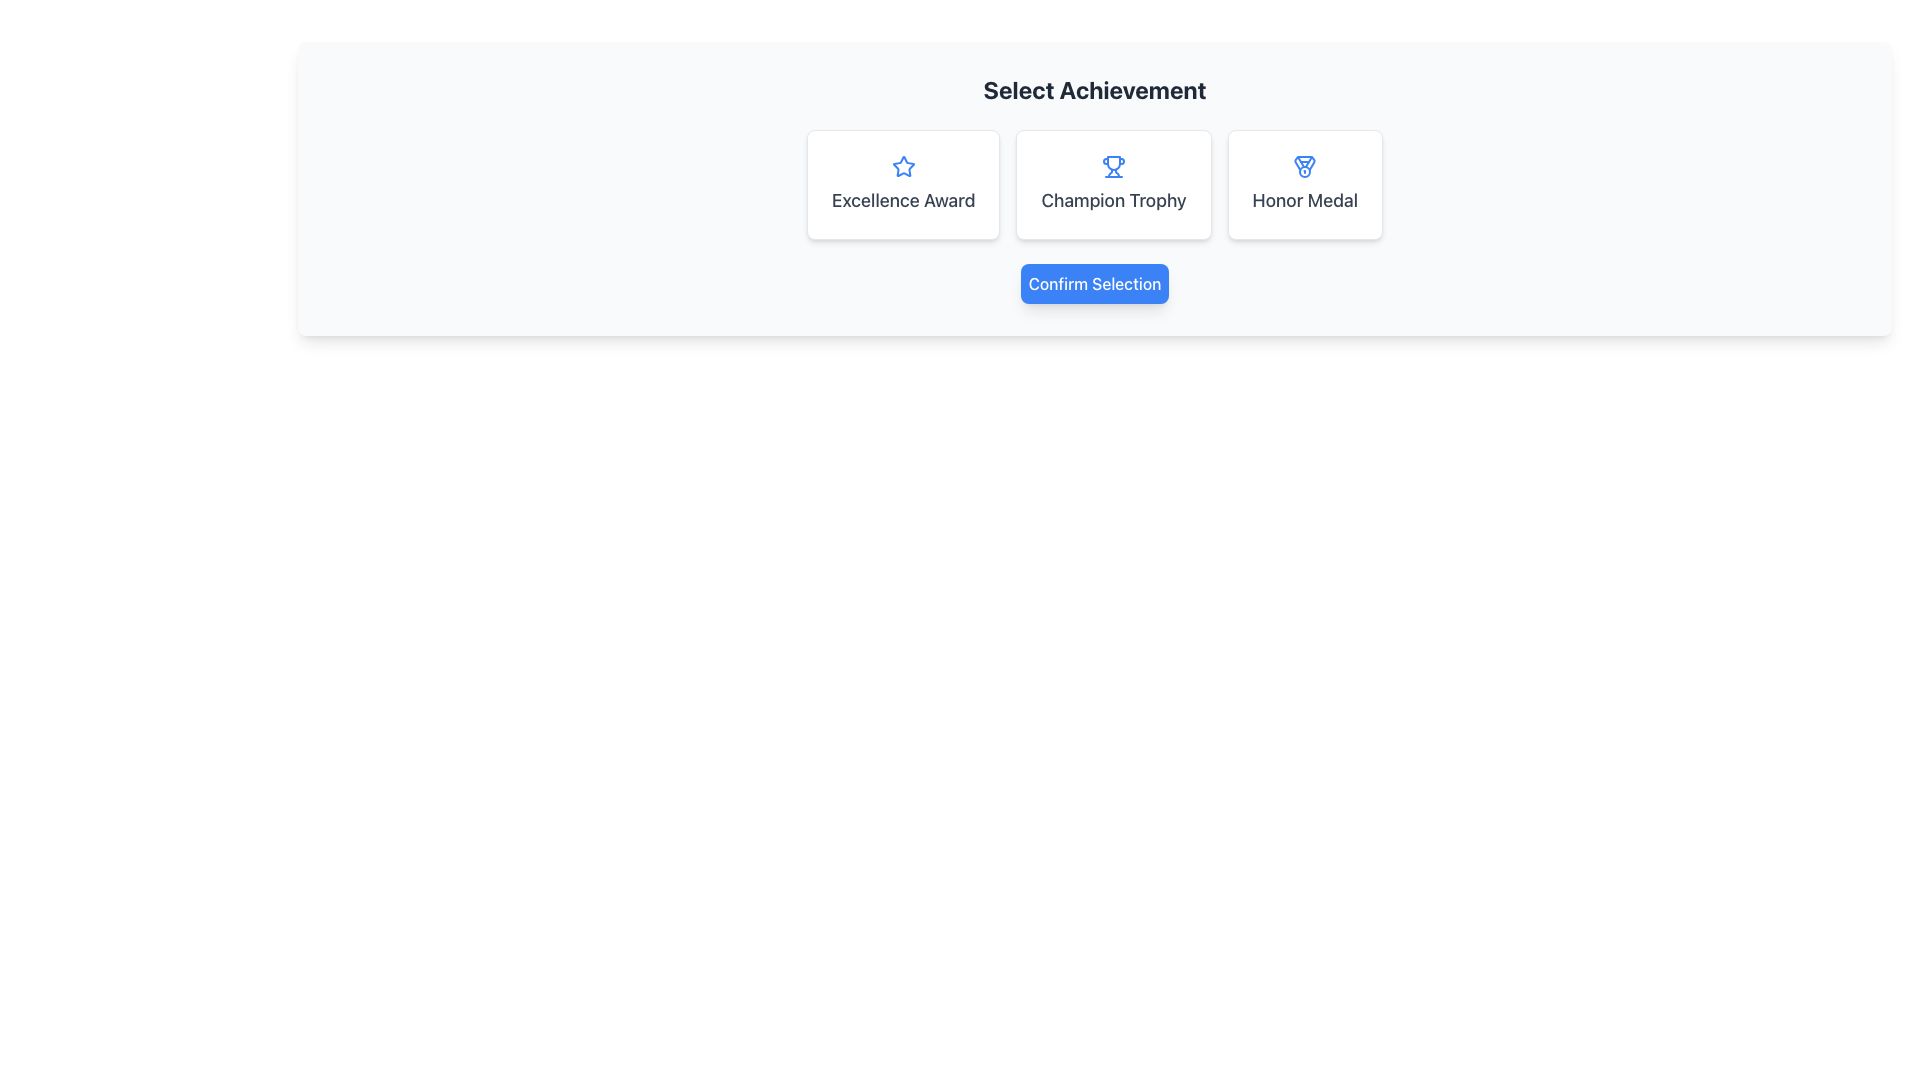 This screenshot has height=1080, width=1920. What do you see at coordinates (1112, 200) in the screenshot?
I see `text label displaying 'Champion Trophy' which is styled in gray and positioned at the center of the middle card among three selectable cards` at bounding box center [1112, 200].